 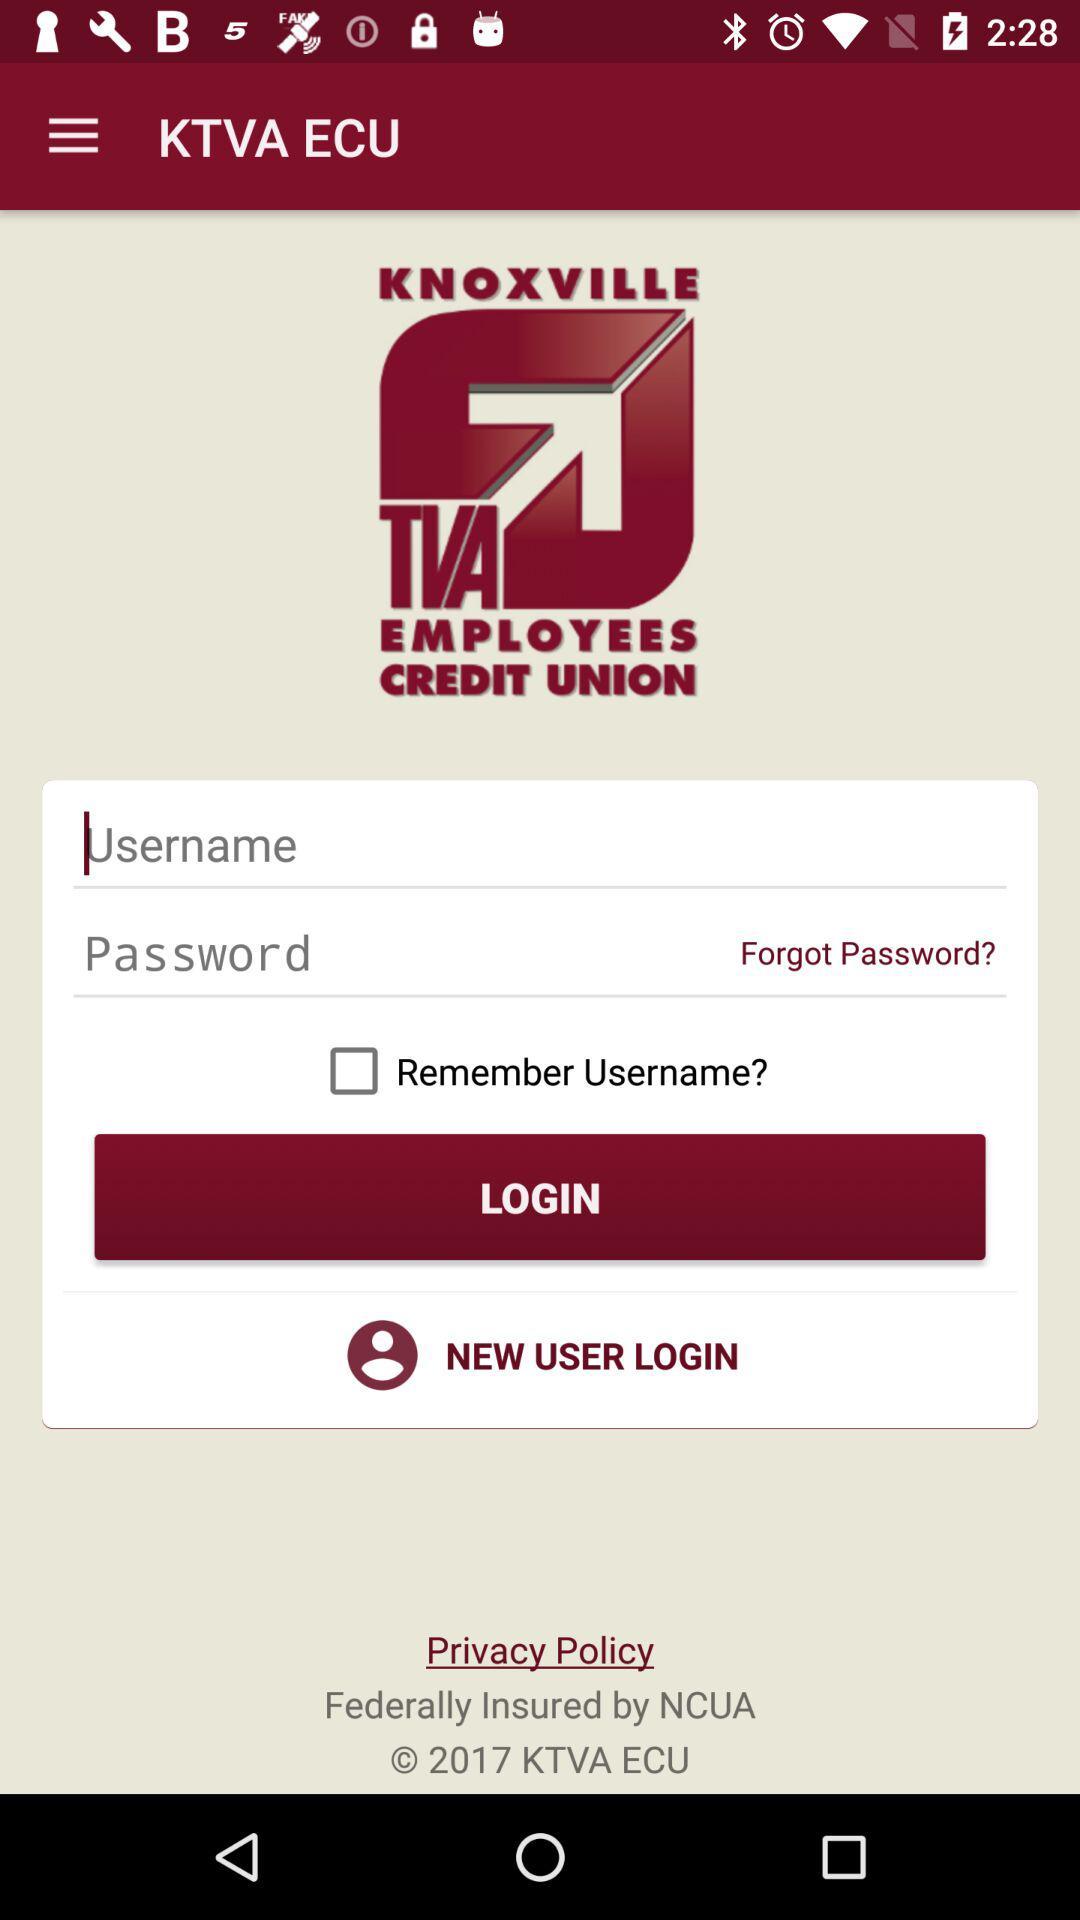 What do you see at coordinates (72, 135) in the screenshot?
I see `the icon to the left of ktva ecu item` at bounding box center [72, 135].